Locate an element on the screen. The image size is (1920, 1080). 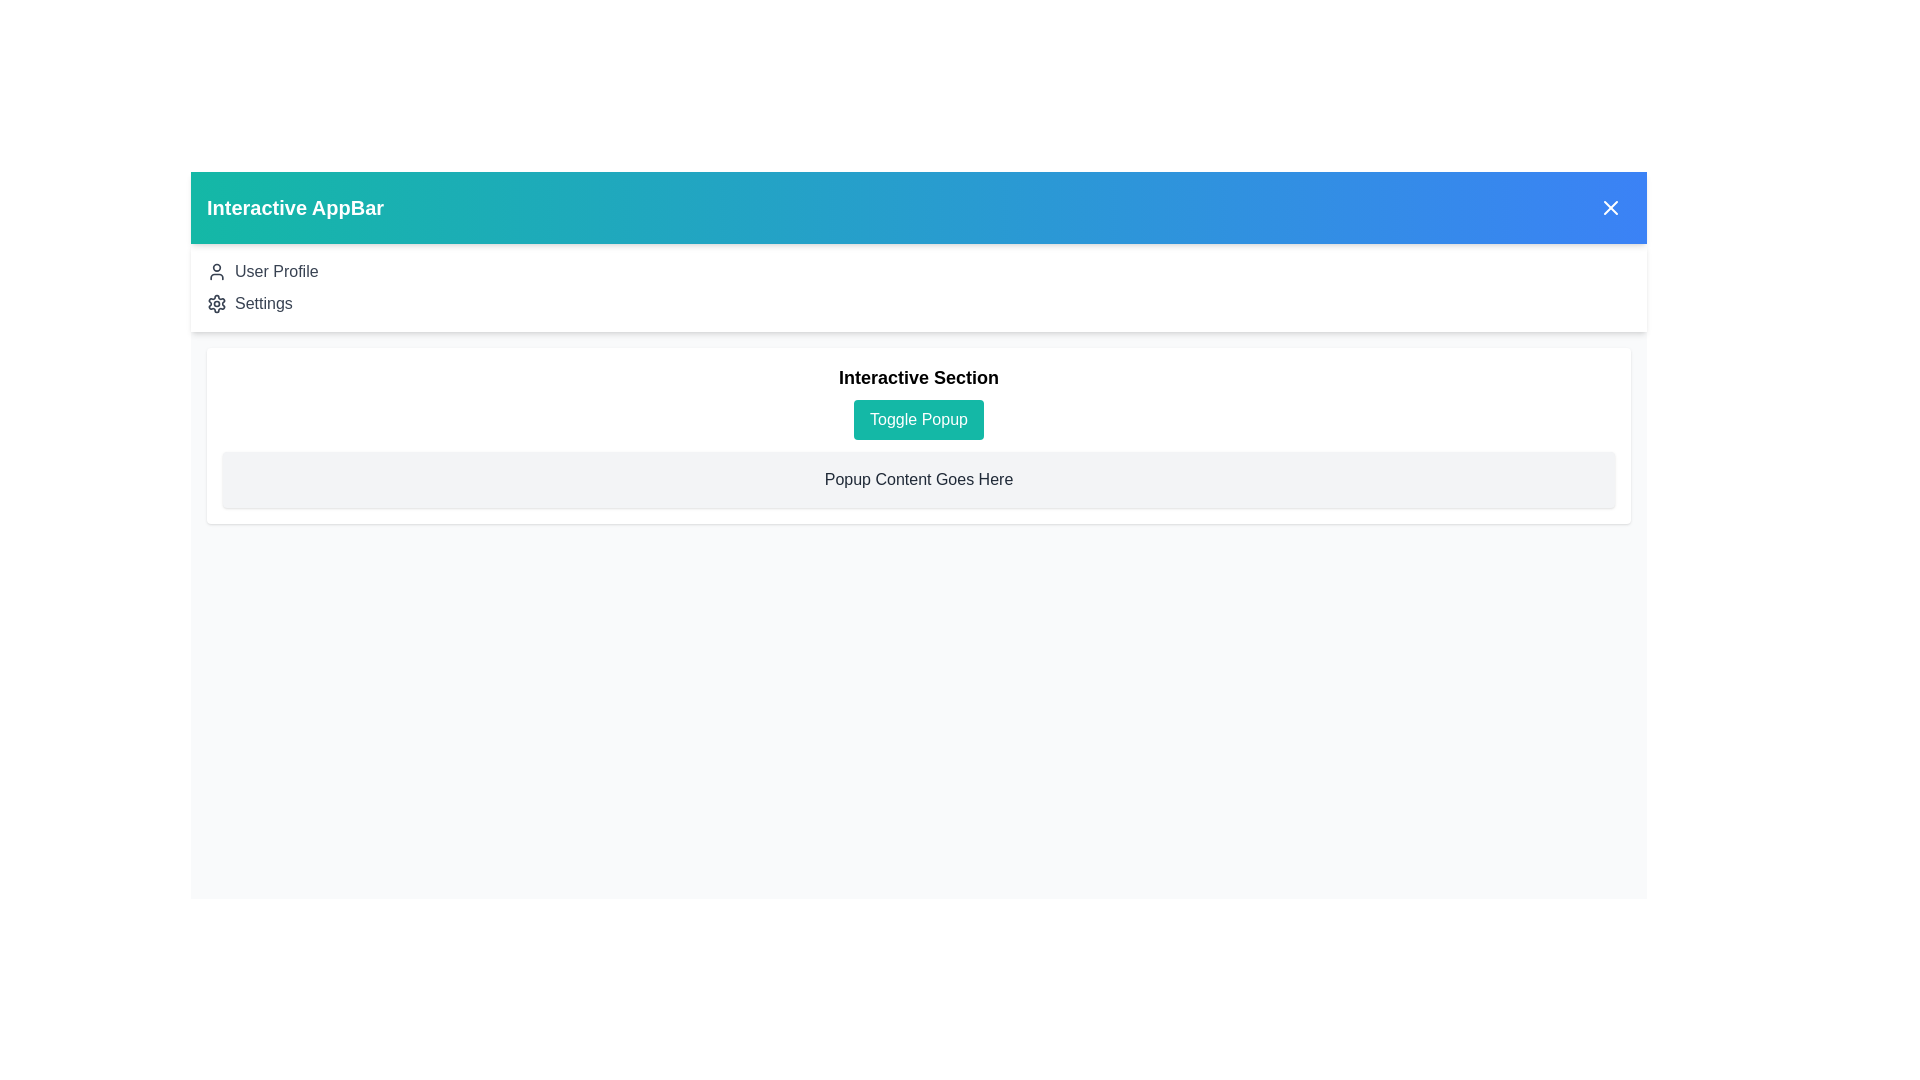
the navigation toggle button in the app bar is located at coordinates (1611, 208).